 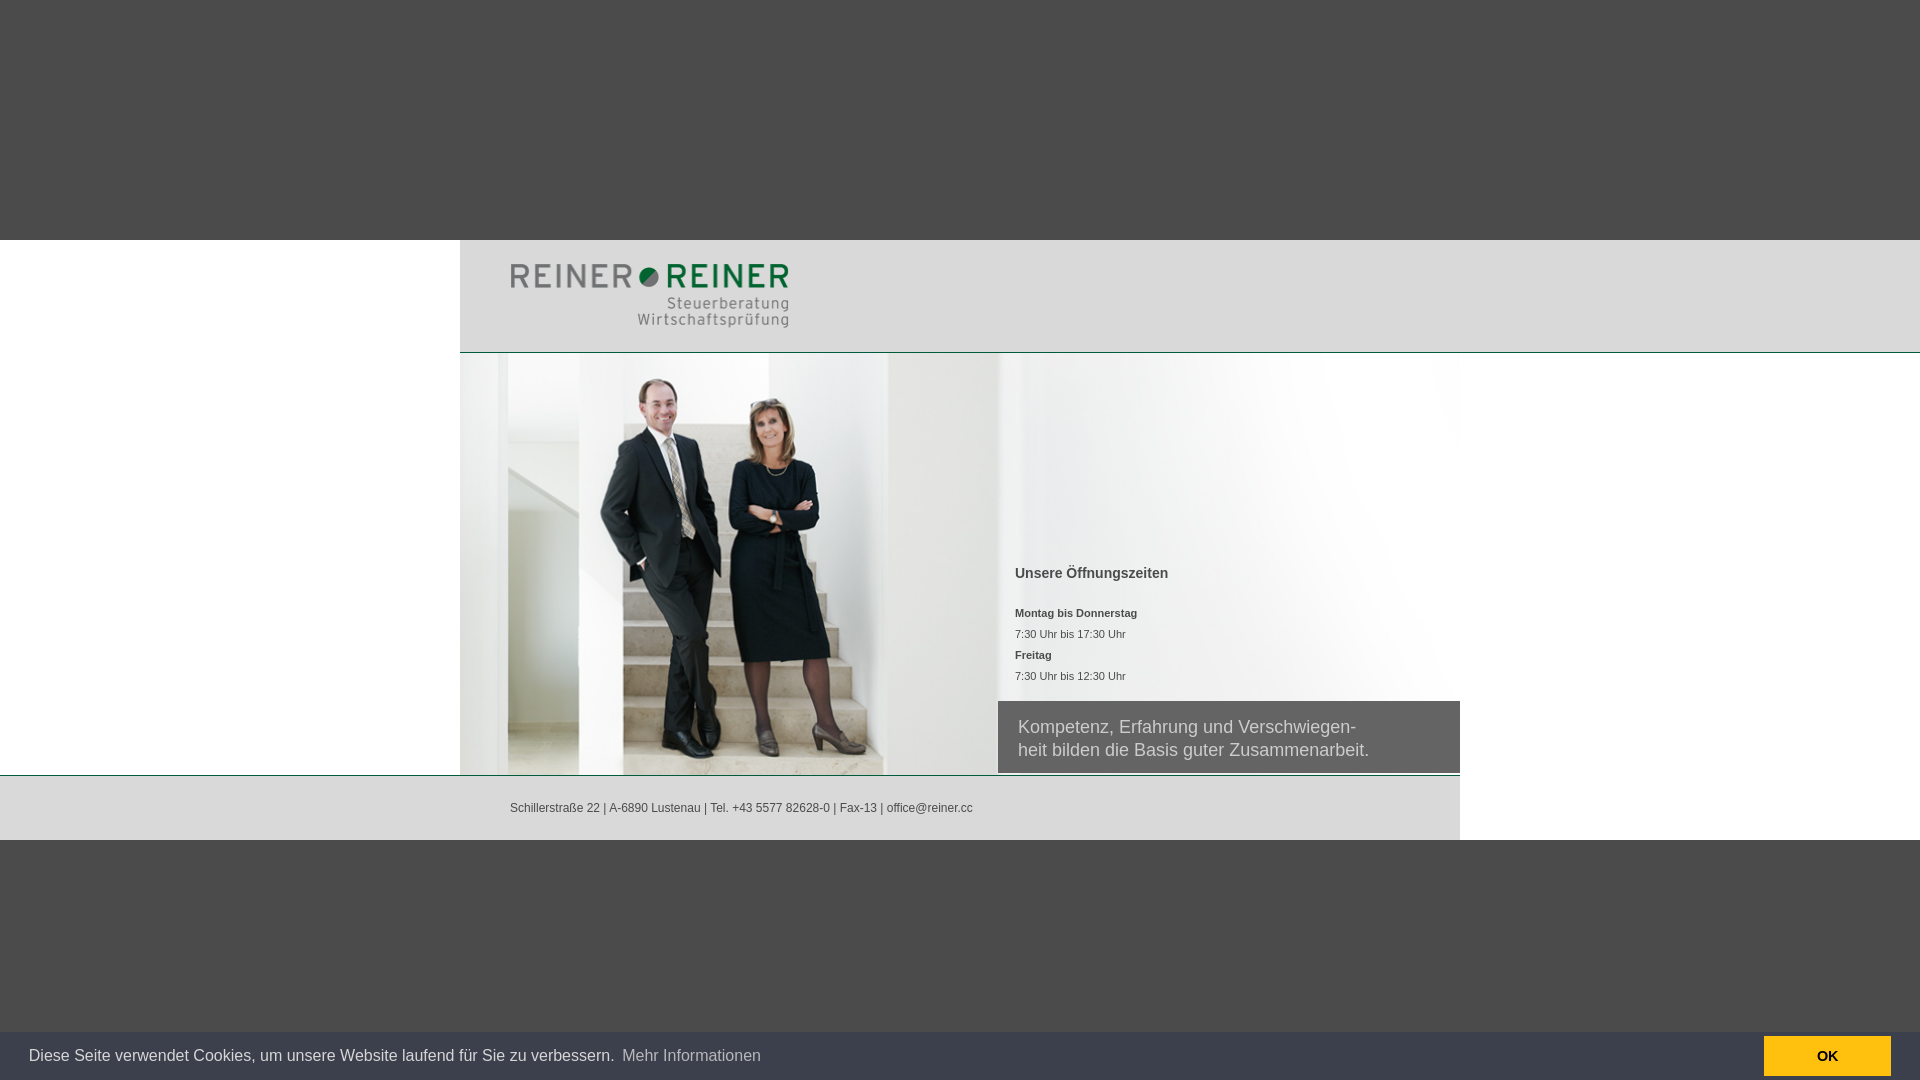 What do you see at coordinates (691, 1055) in the screenshot?
I see `'Mehr Informationen'` at bounding box center [691, 1055].